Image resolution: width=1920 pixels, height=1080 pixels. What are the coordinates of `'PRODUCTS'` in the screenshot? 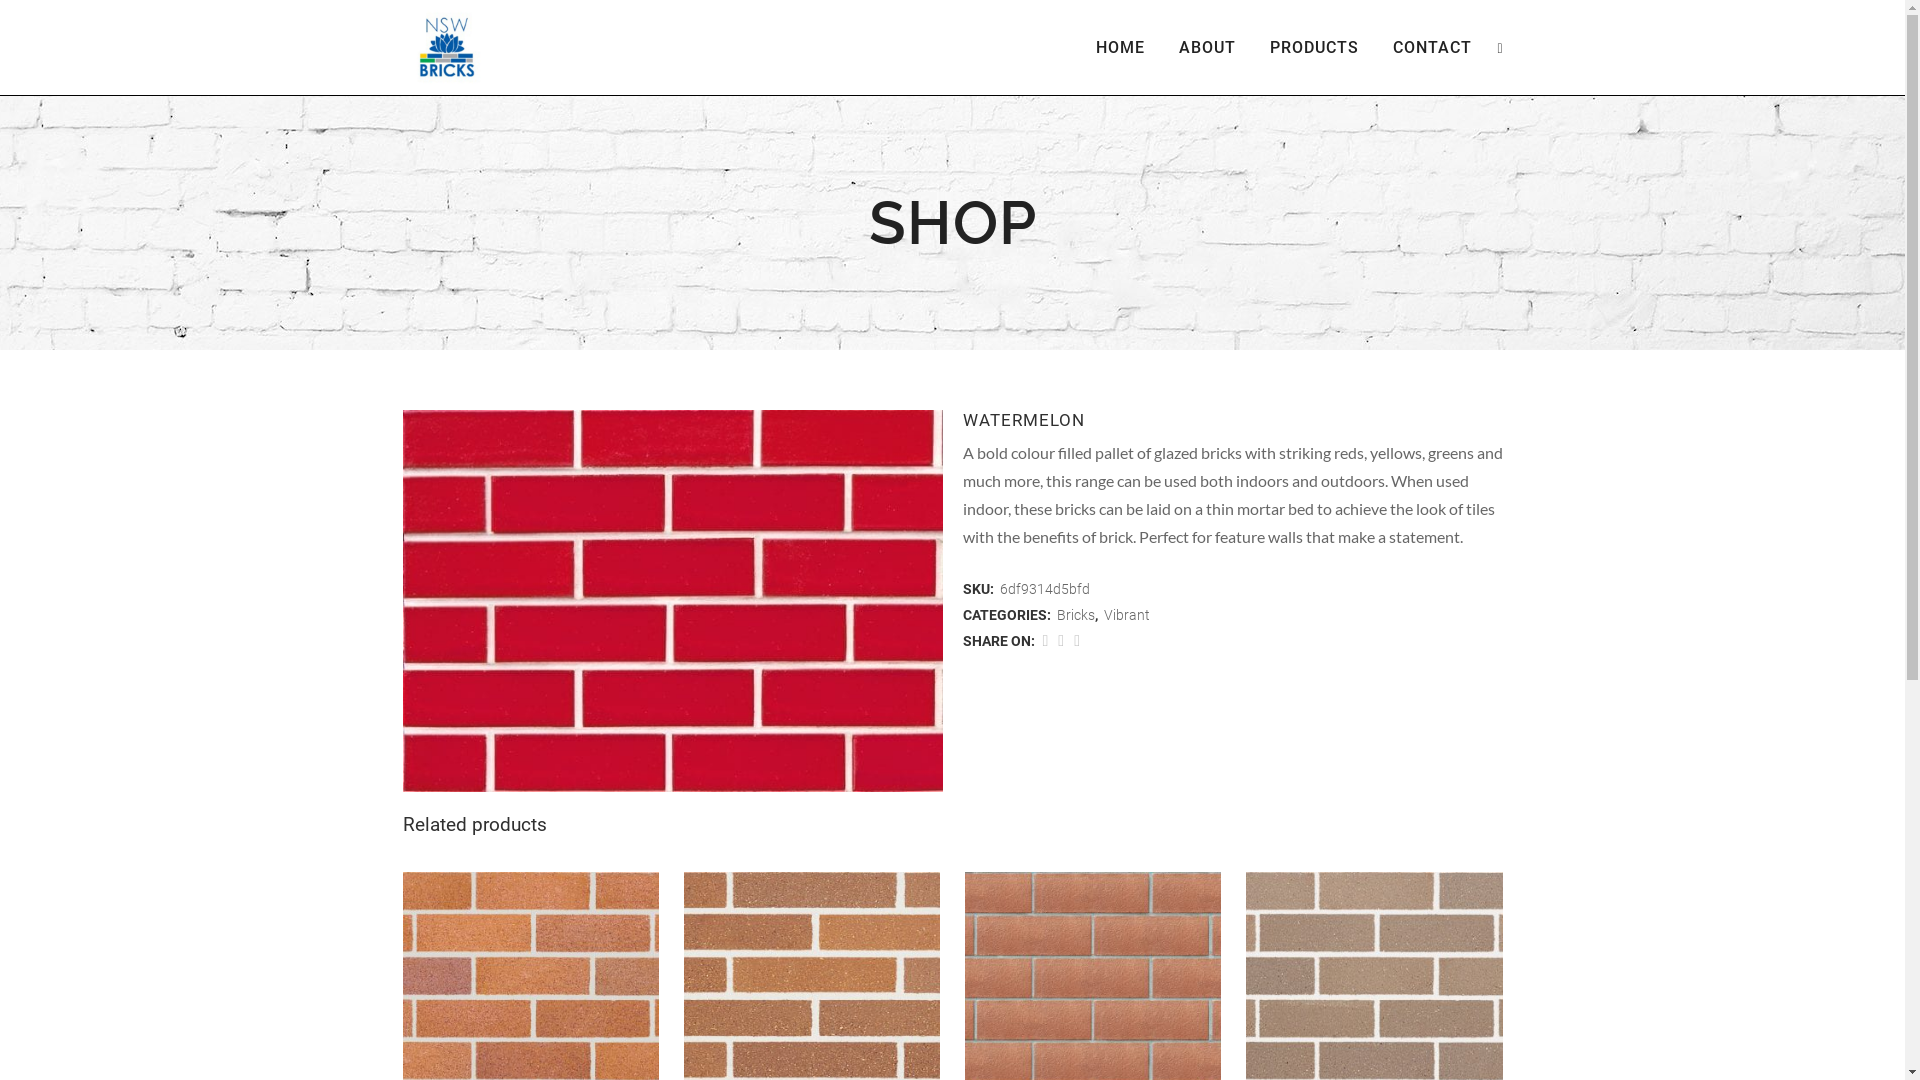 It's located at (1314, 46).